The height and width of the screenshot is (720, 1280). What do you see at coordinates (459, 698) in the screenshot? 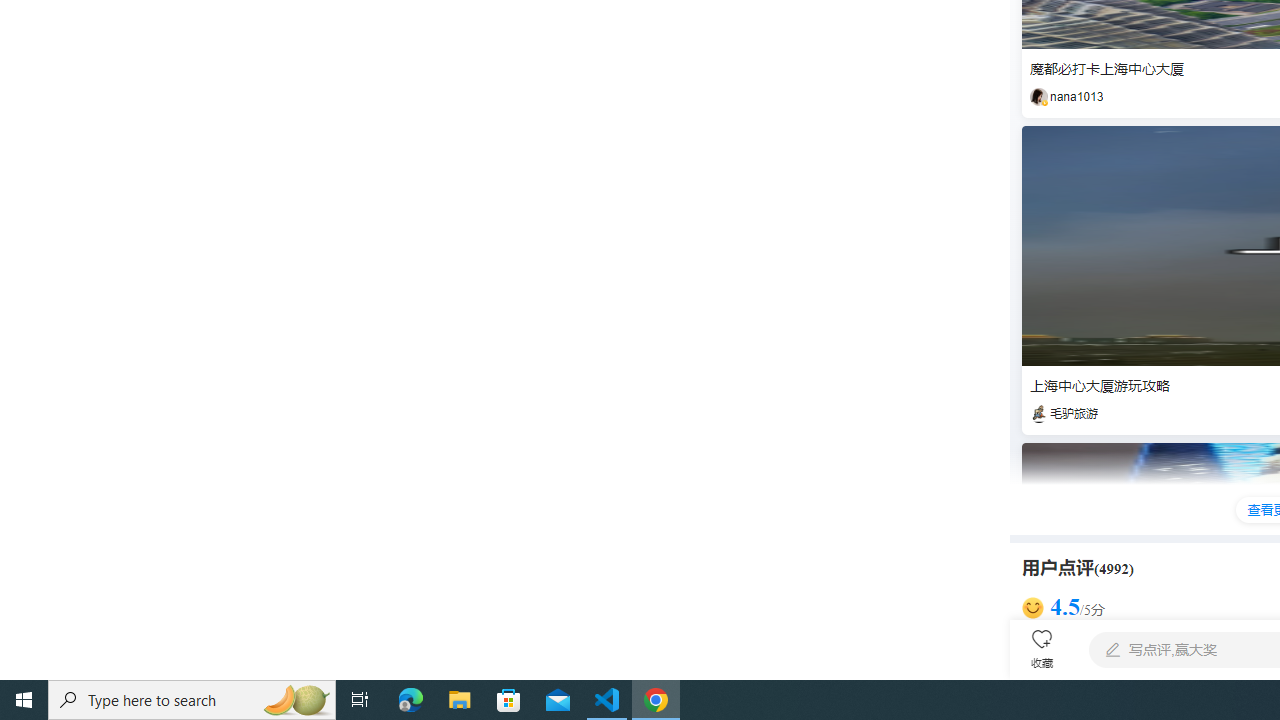
I see `'File Explorer'` at bounding box center [459, 698].